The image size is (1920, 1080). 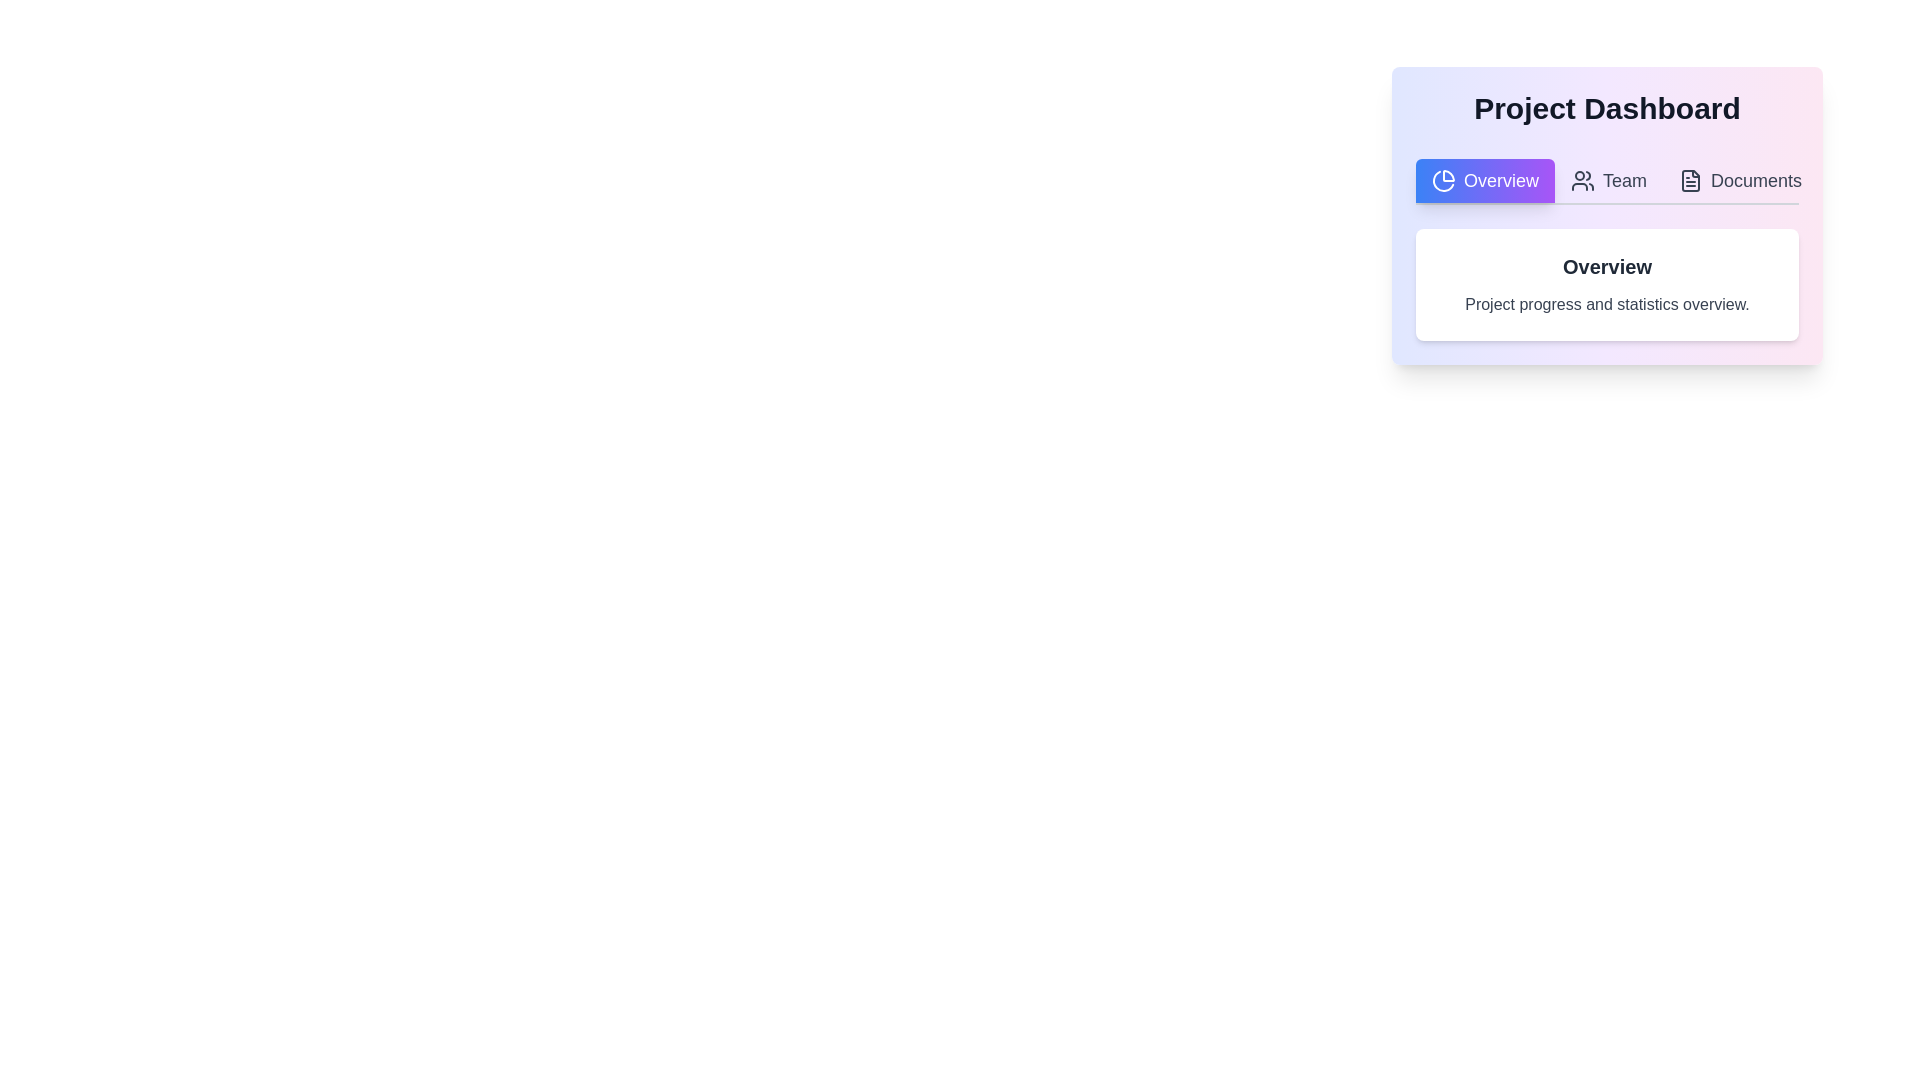 I want to click on the Team tab by clicking its corresponding button, so click(x=1608, y=181).